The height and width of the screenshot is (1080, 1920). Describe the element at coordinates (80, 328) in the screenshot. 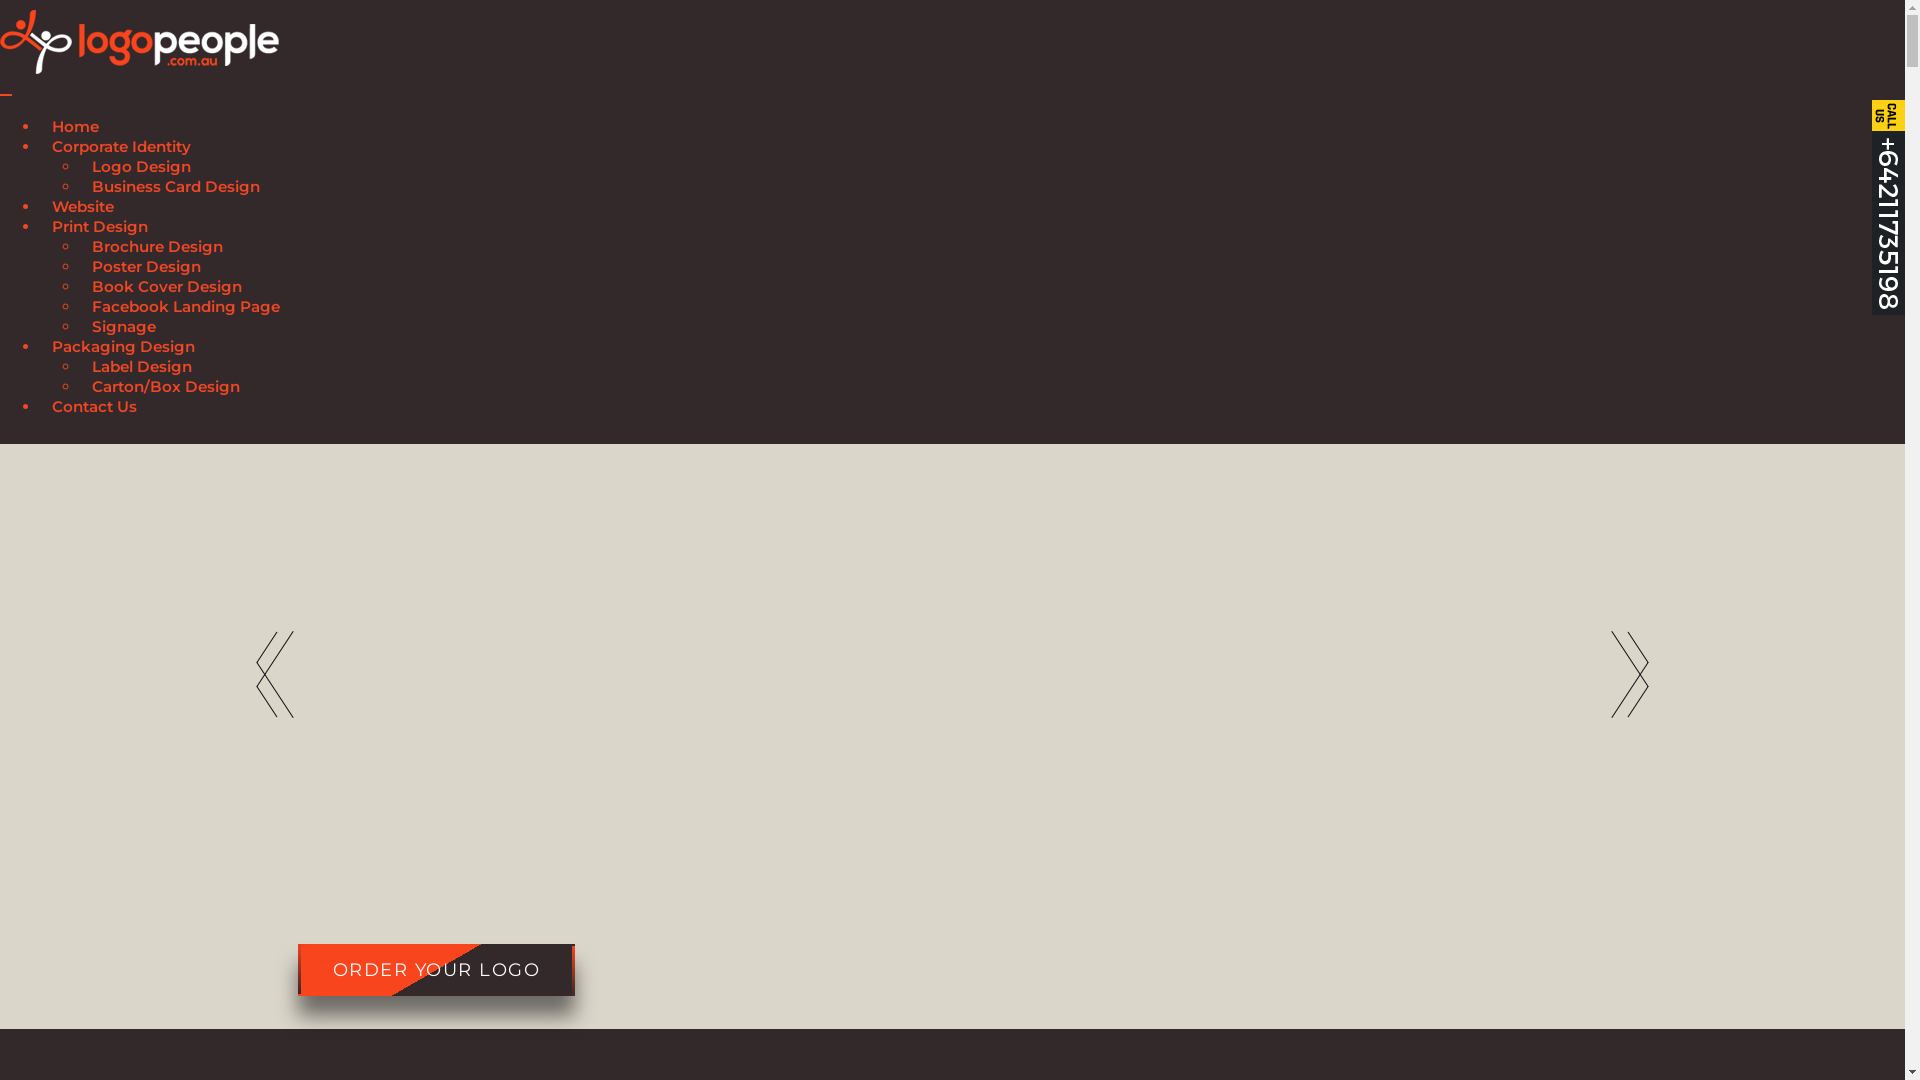

I see `'Signage'` at that location.